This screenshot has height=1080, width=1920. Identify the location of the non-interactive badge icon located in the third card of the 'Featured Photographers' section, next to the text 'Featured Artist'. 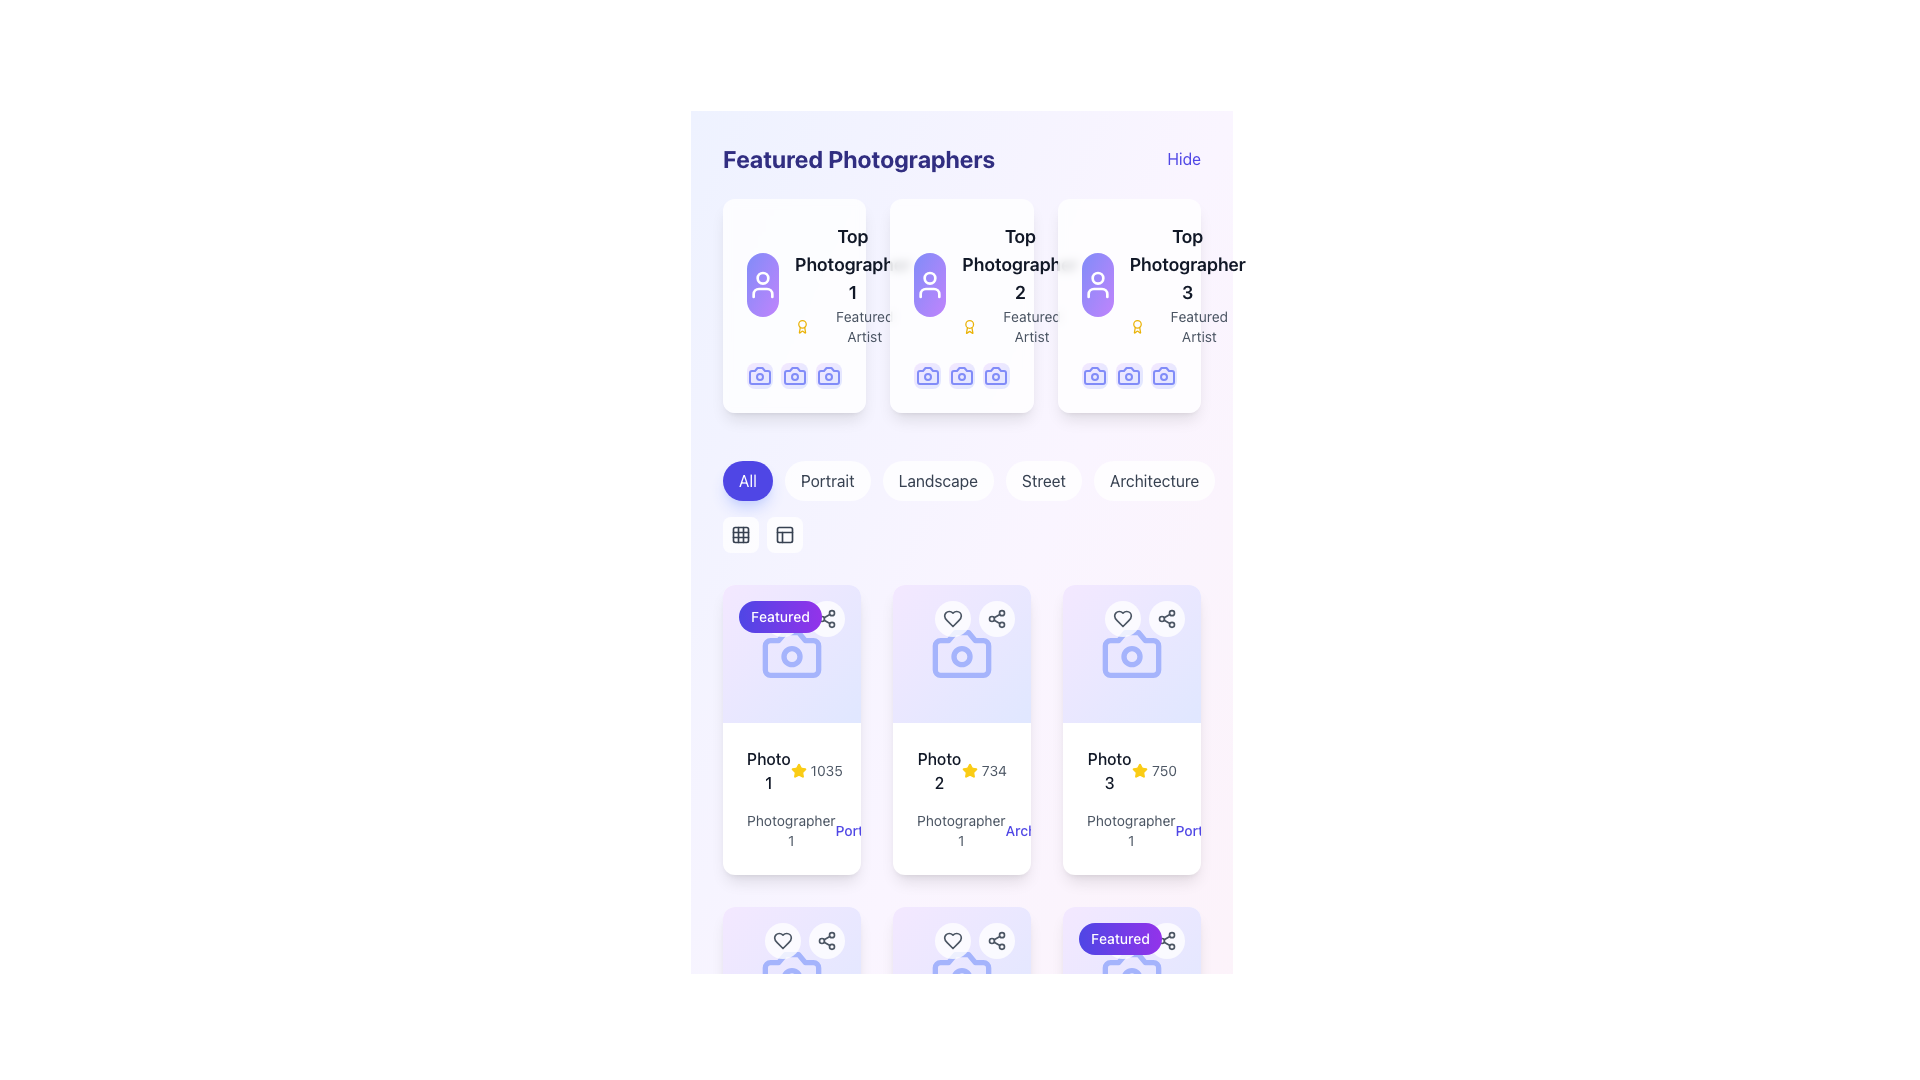
(1137, 326).